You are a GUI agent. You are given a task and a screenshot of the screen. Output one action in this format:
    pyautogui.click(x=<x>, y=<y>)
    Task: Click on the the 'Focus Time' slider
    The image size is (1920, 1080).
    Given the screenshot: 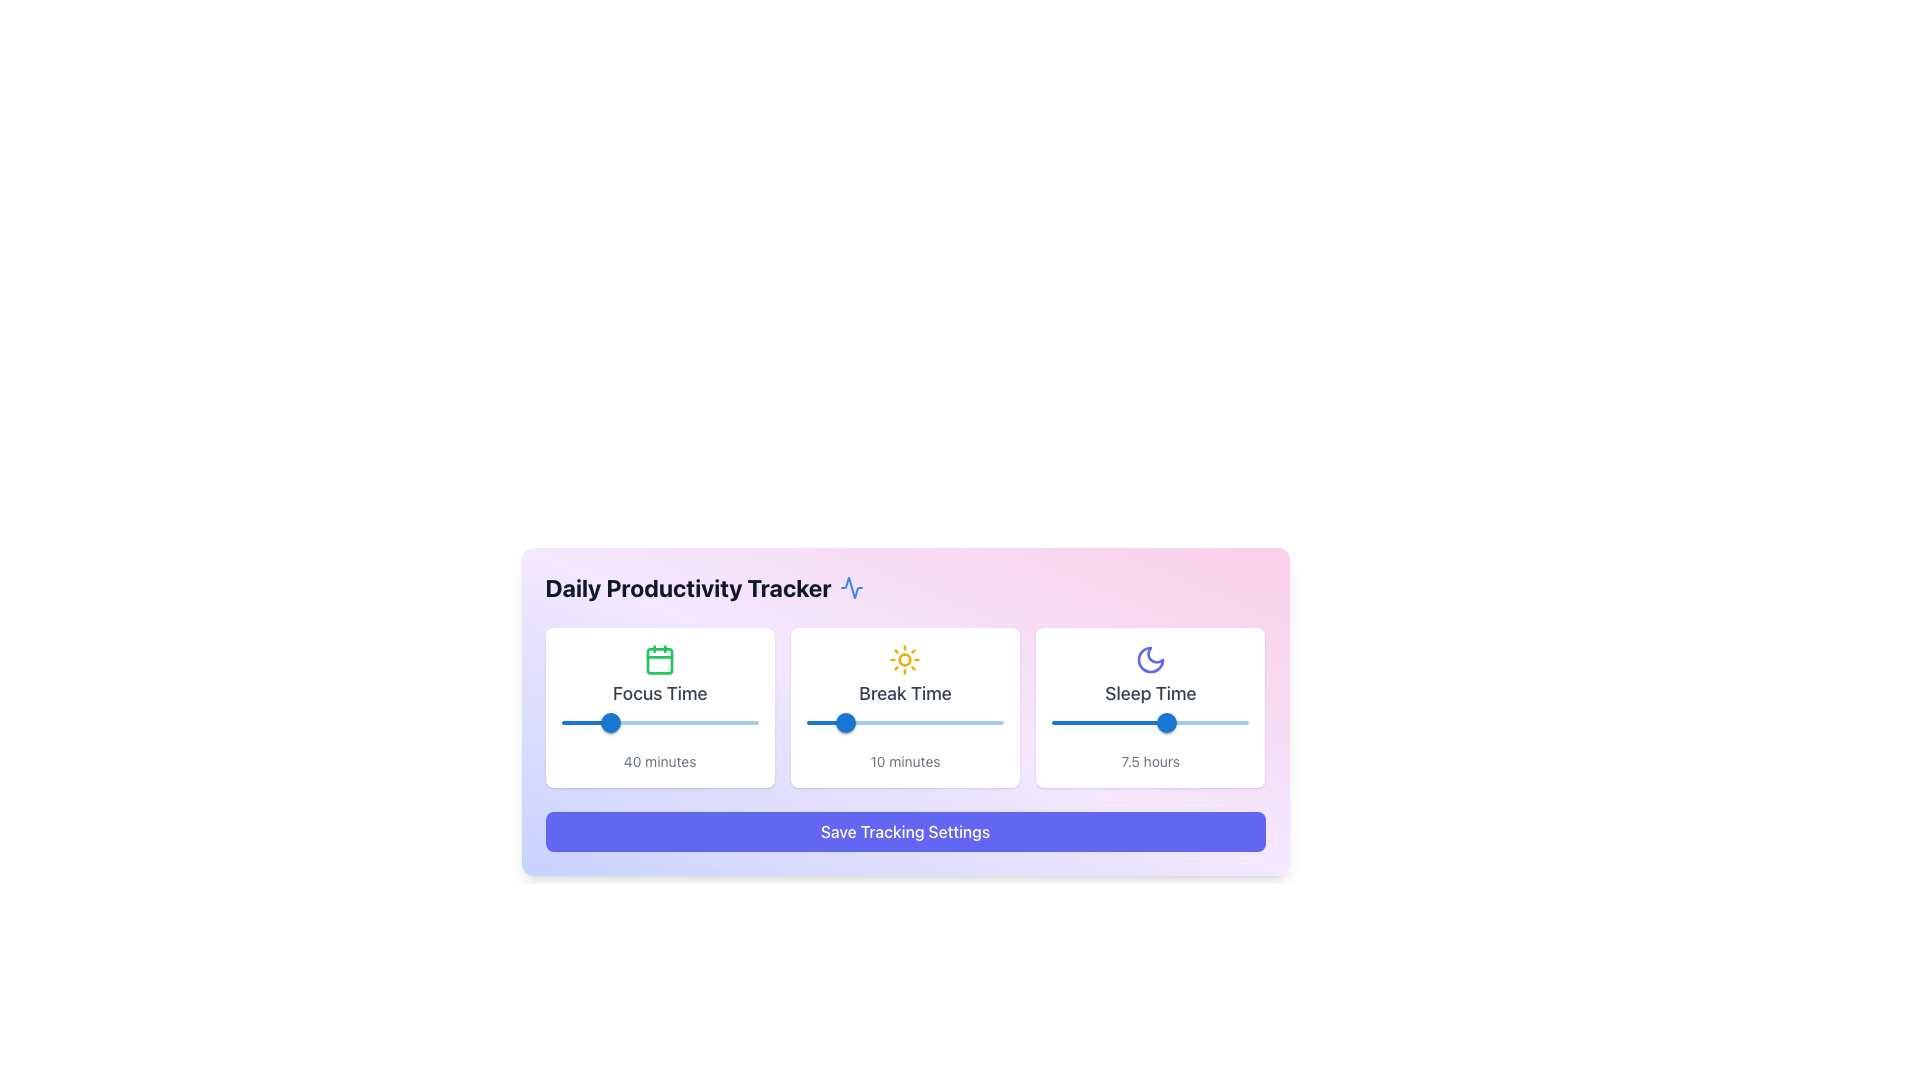 What is the action you would take?
    pyautogui.click(x=644, y=720)
    